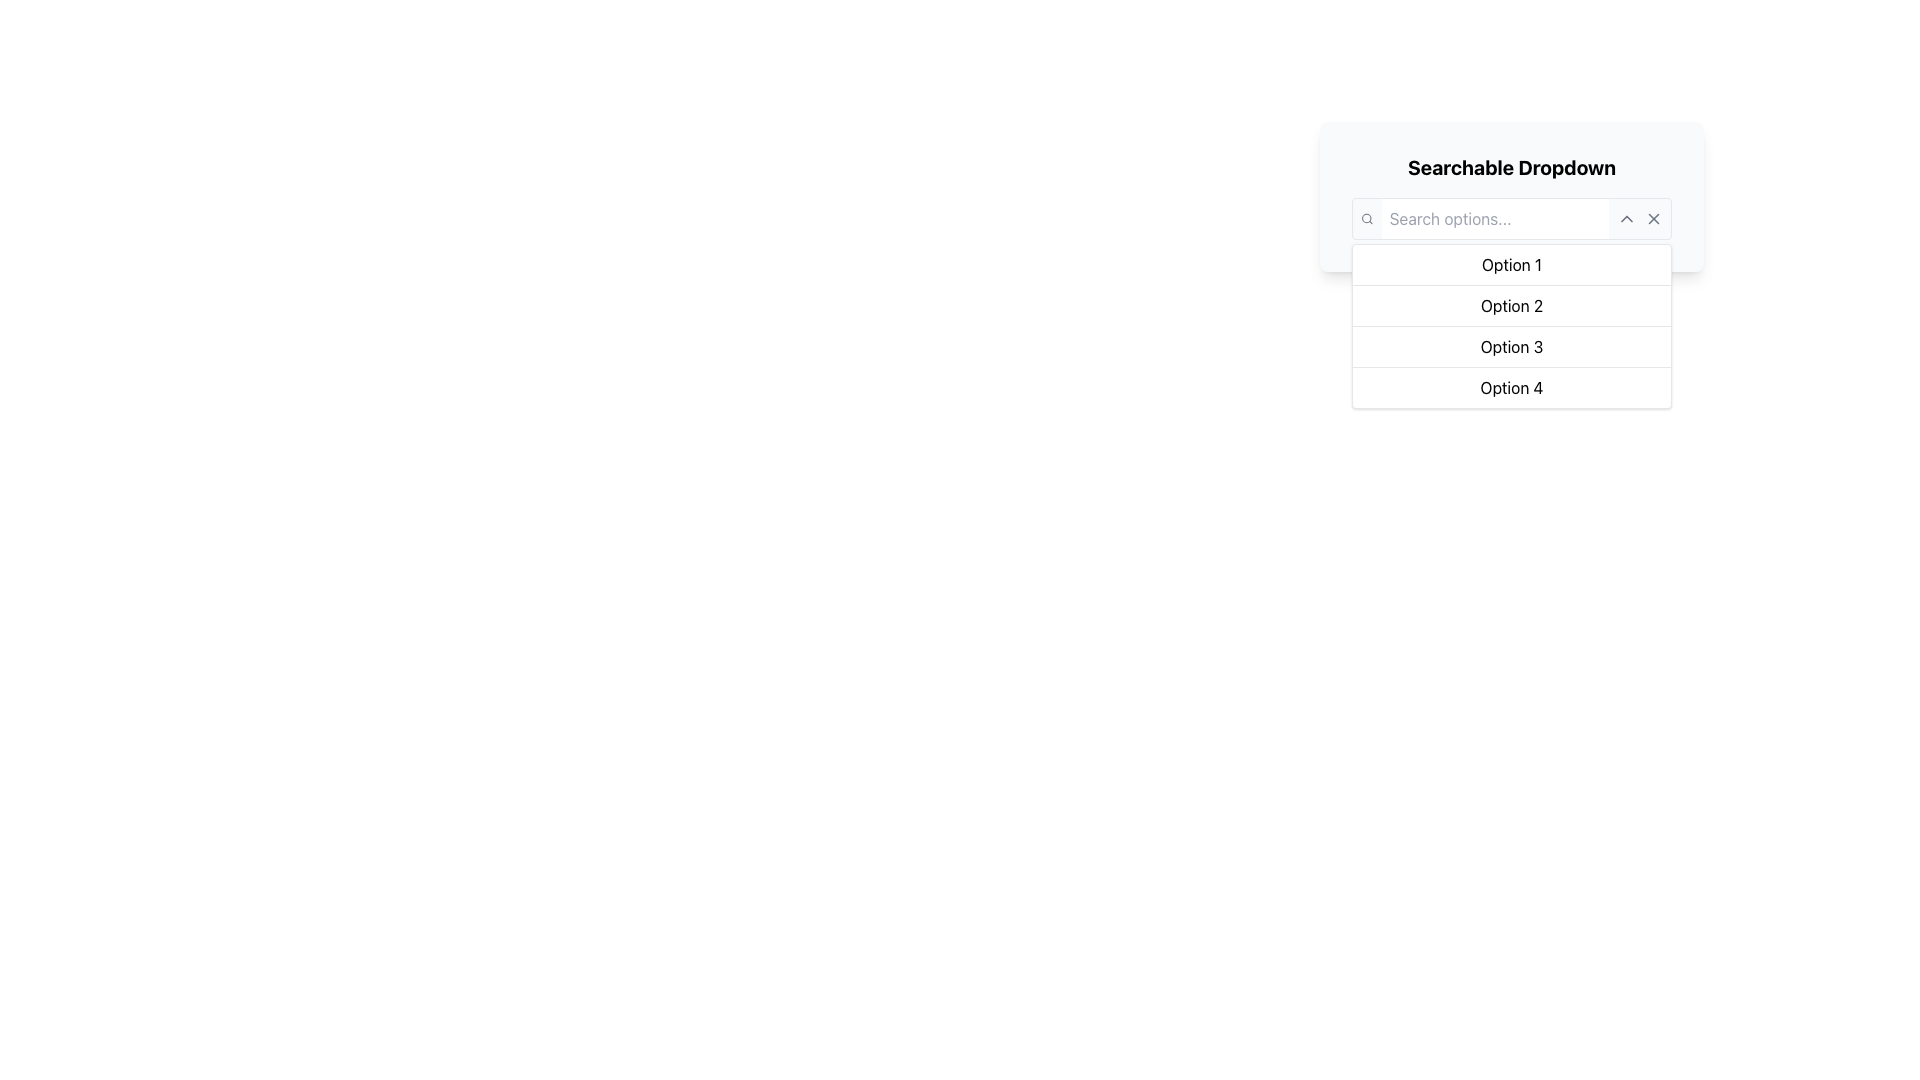  What do you see at coordinates (1654, 219) in the screenshot?
I see `the clear or close icon located in the top-right corner of the dropdown menu, adjacent to the search input field` at bounding box center [1654, 219].